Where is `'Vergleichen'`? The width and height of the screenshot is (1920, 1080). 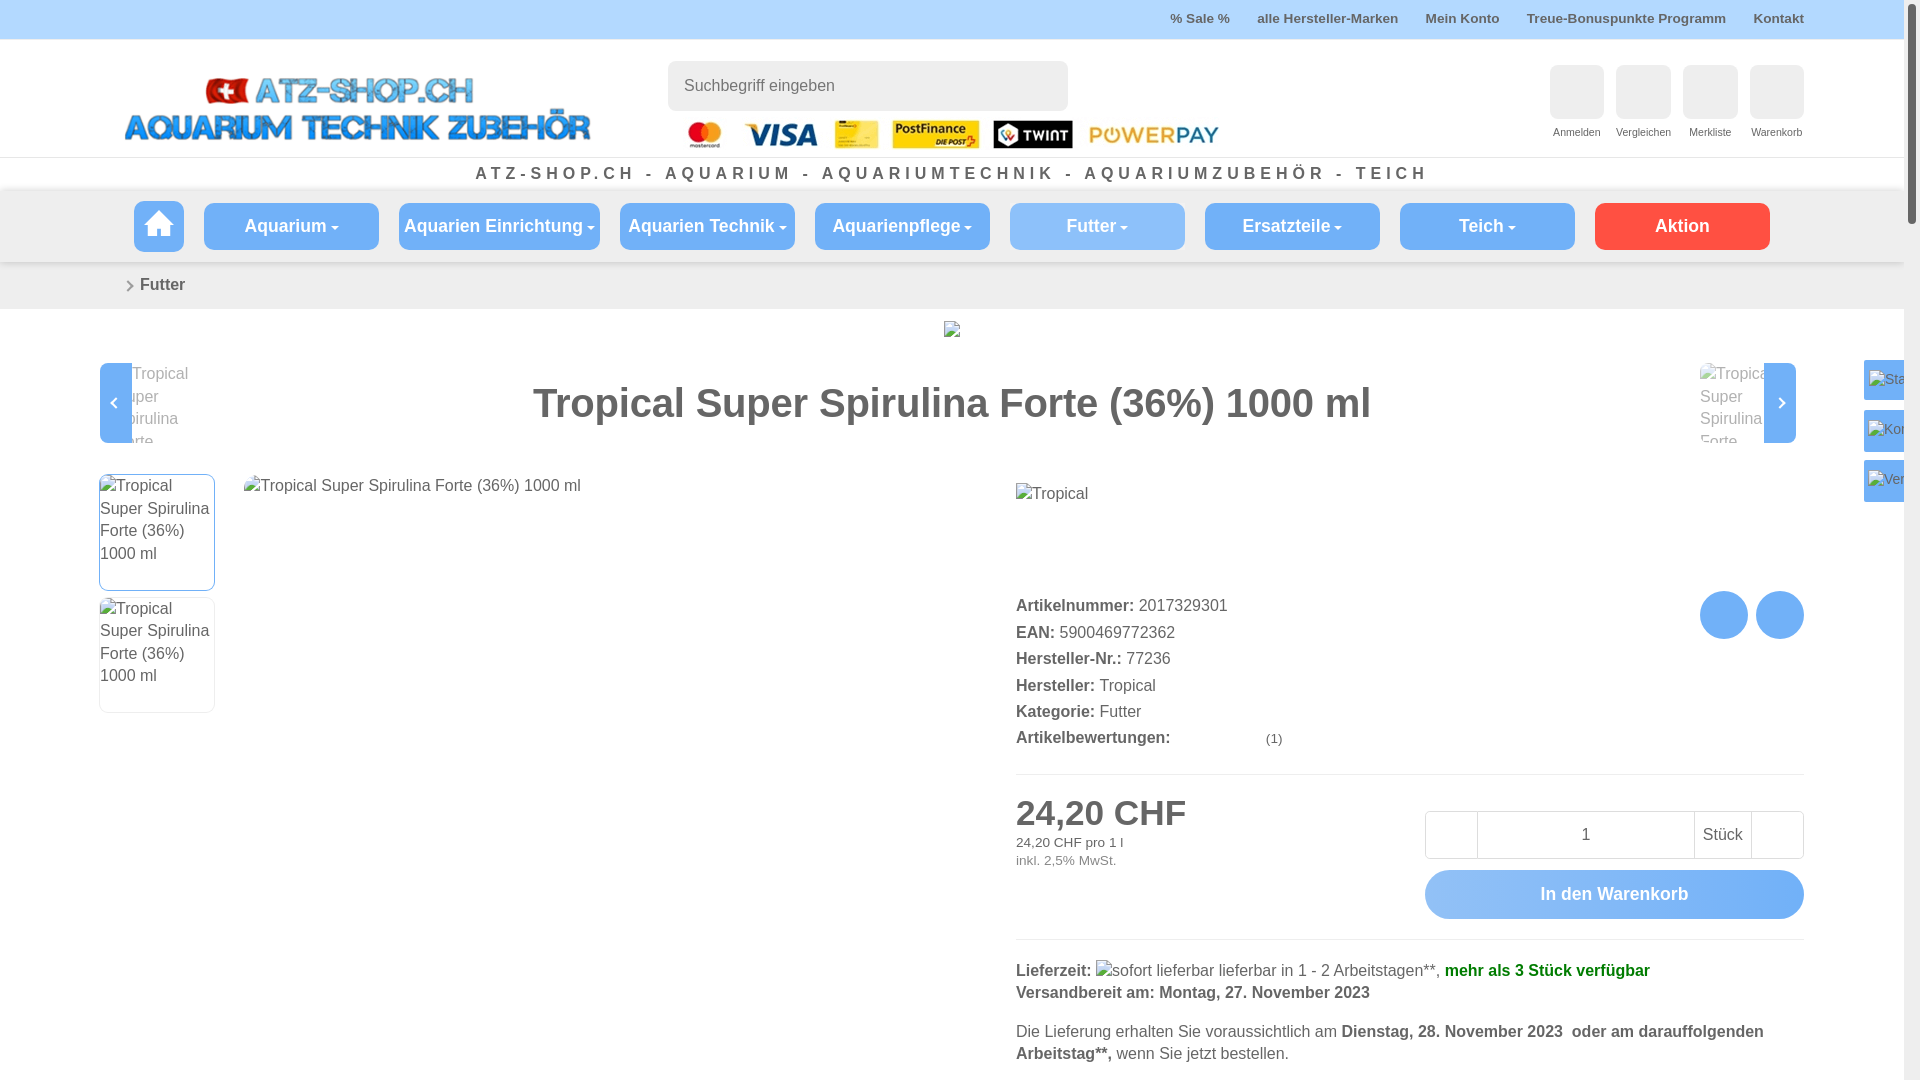 'Vergleichen' is located at coordinates (1616, 132).